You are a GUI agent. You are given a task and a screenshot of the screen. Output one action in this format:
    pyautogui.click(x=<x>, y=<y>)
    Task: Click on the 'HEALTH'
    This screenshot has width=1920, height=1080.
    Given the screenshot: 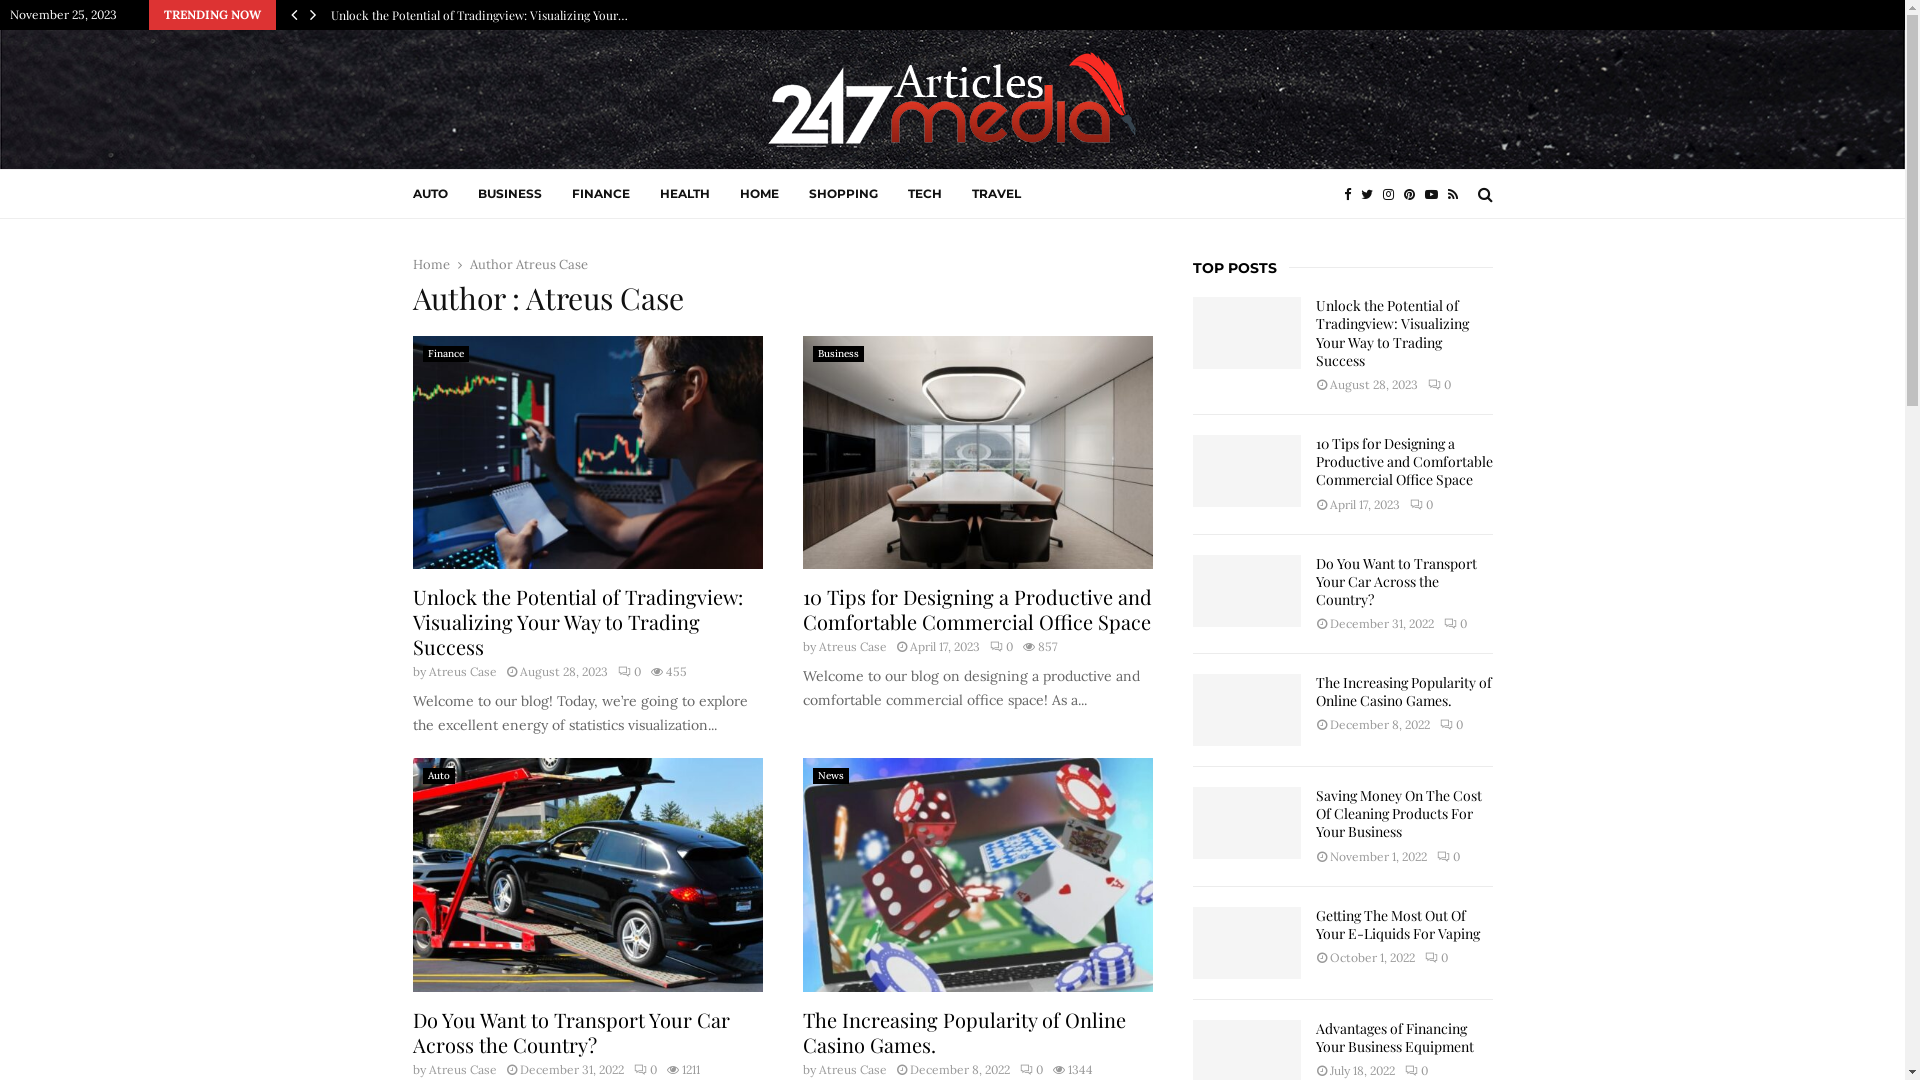 What is the action you would take?
    pyautogui.click(x=685, y=193)
    